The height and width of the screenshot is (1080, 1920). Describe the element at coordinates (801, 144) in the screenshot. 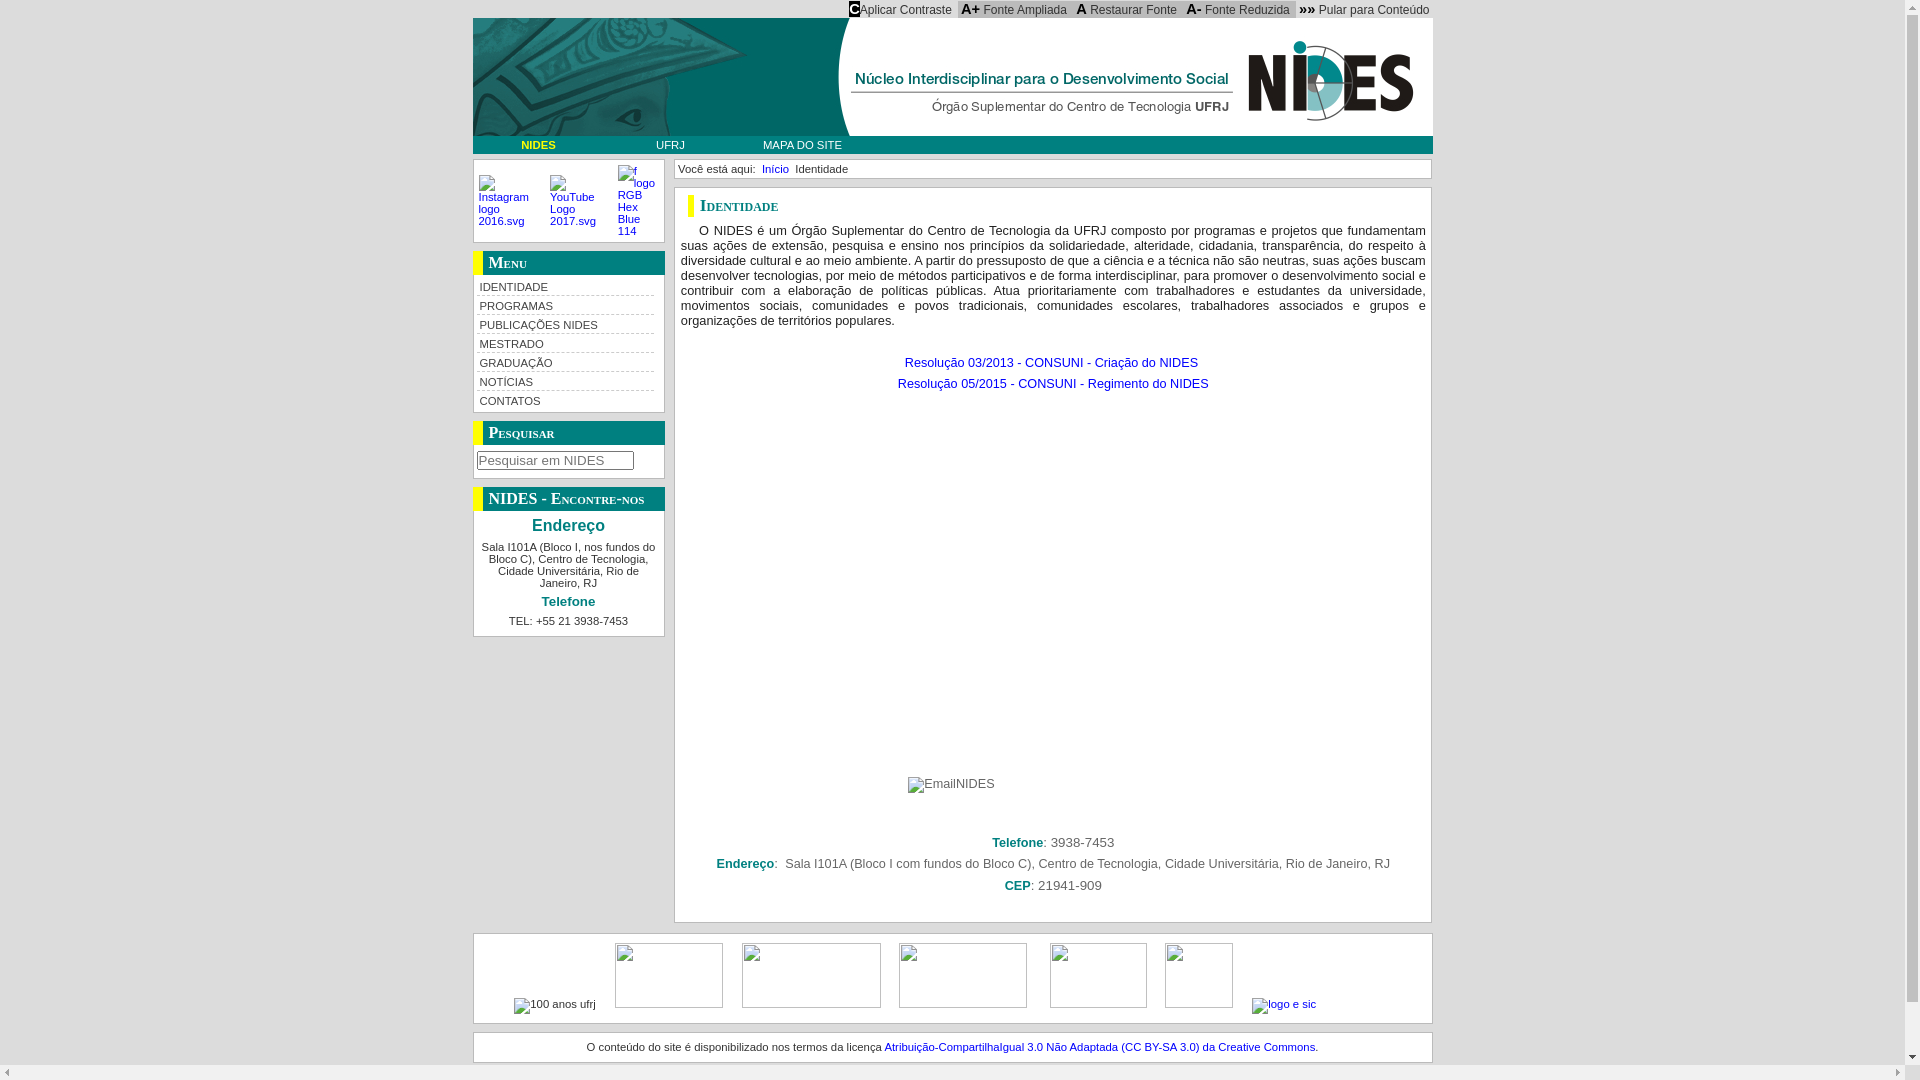

I see `'MAPA DO SITE'` at that location.